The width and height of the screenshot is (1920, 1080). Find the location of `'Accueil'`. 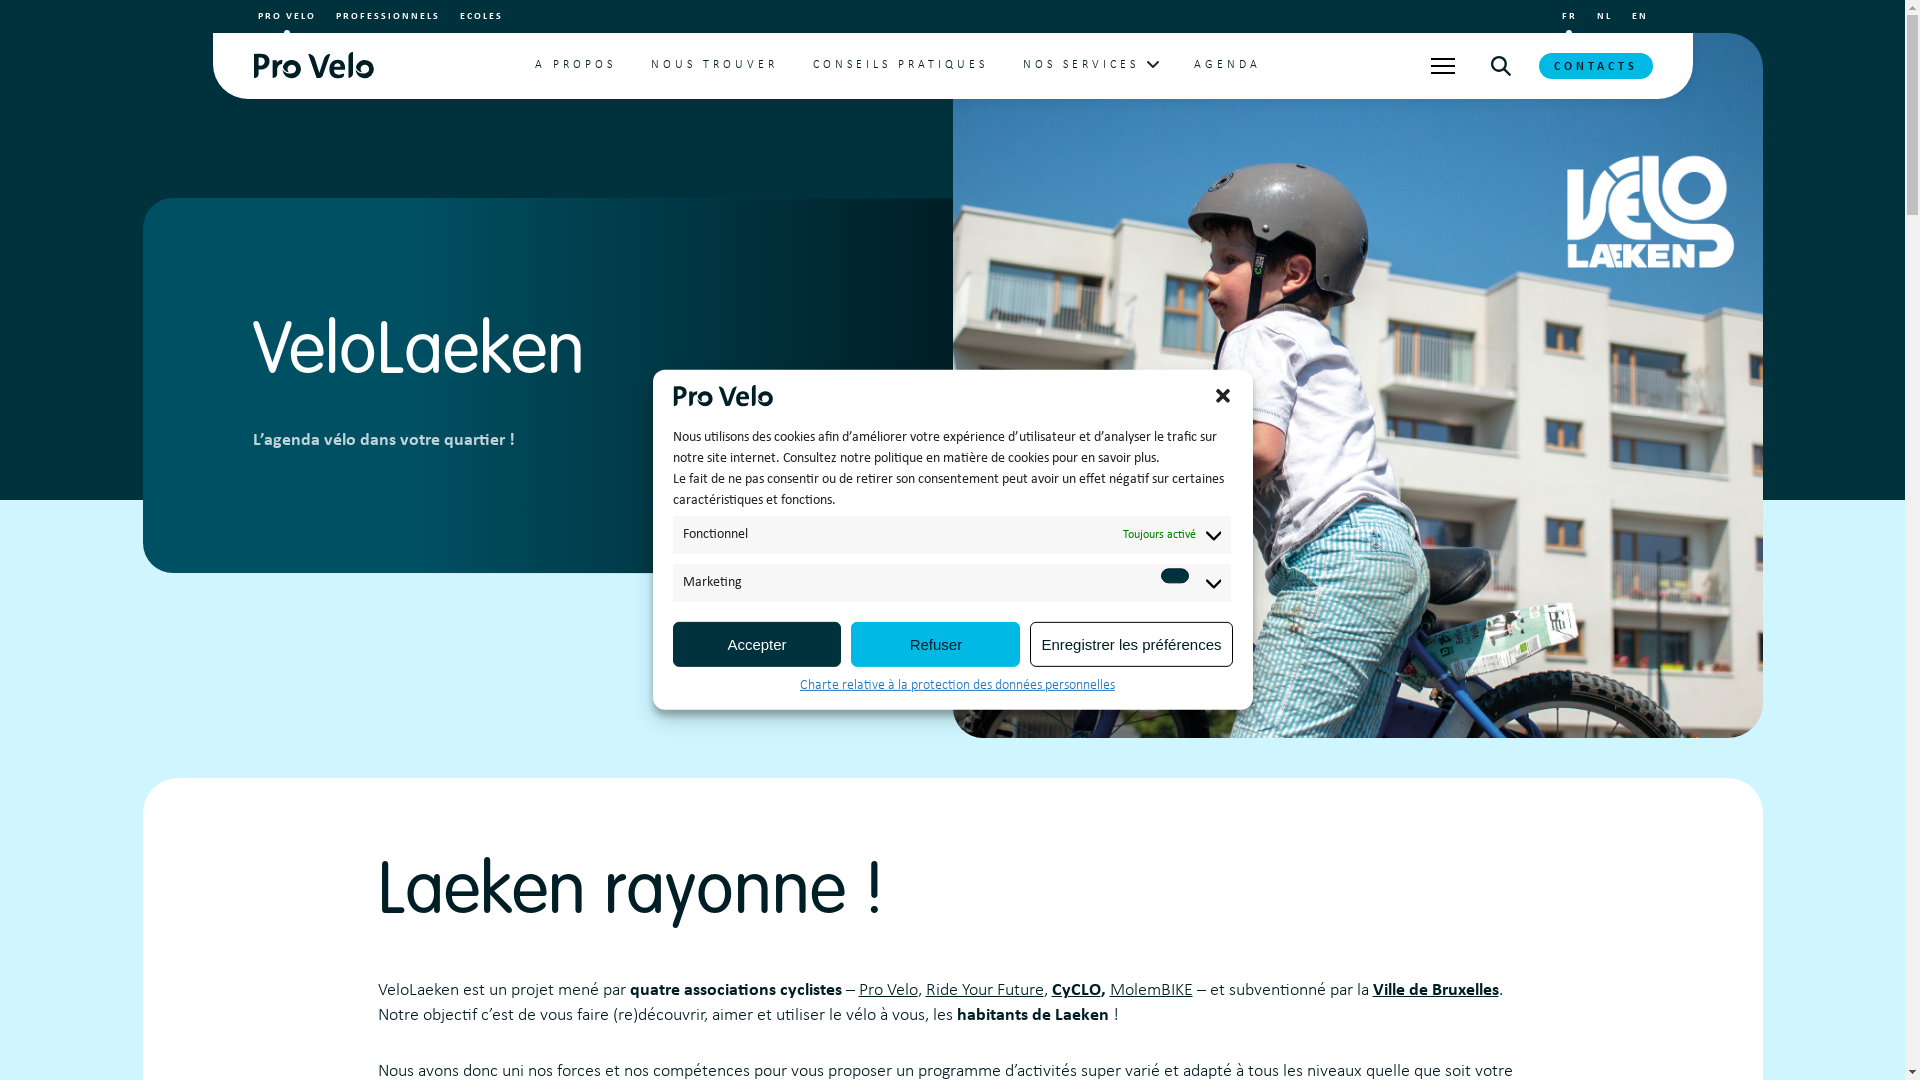

'Accueil' is located at coordinates (311, 64).